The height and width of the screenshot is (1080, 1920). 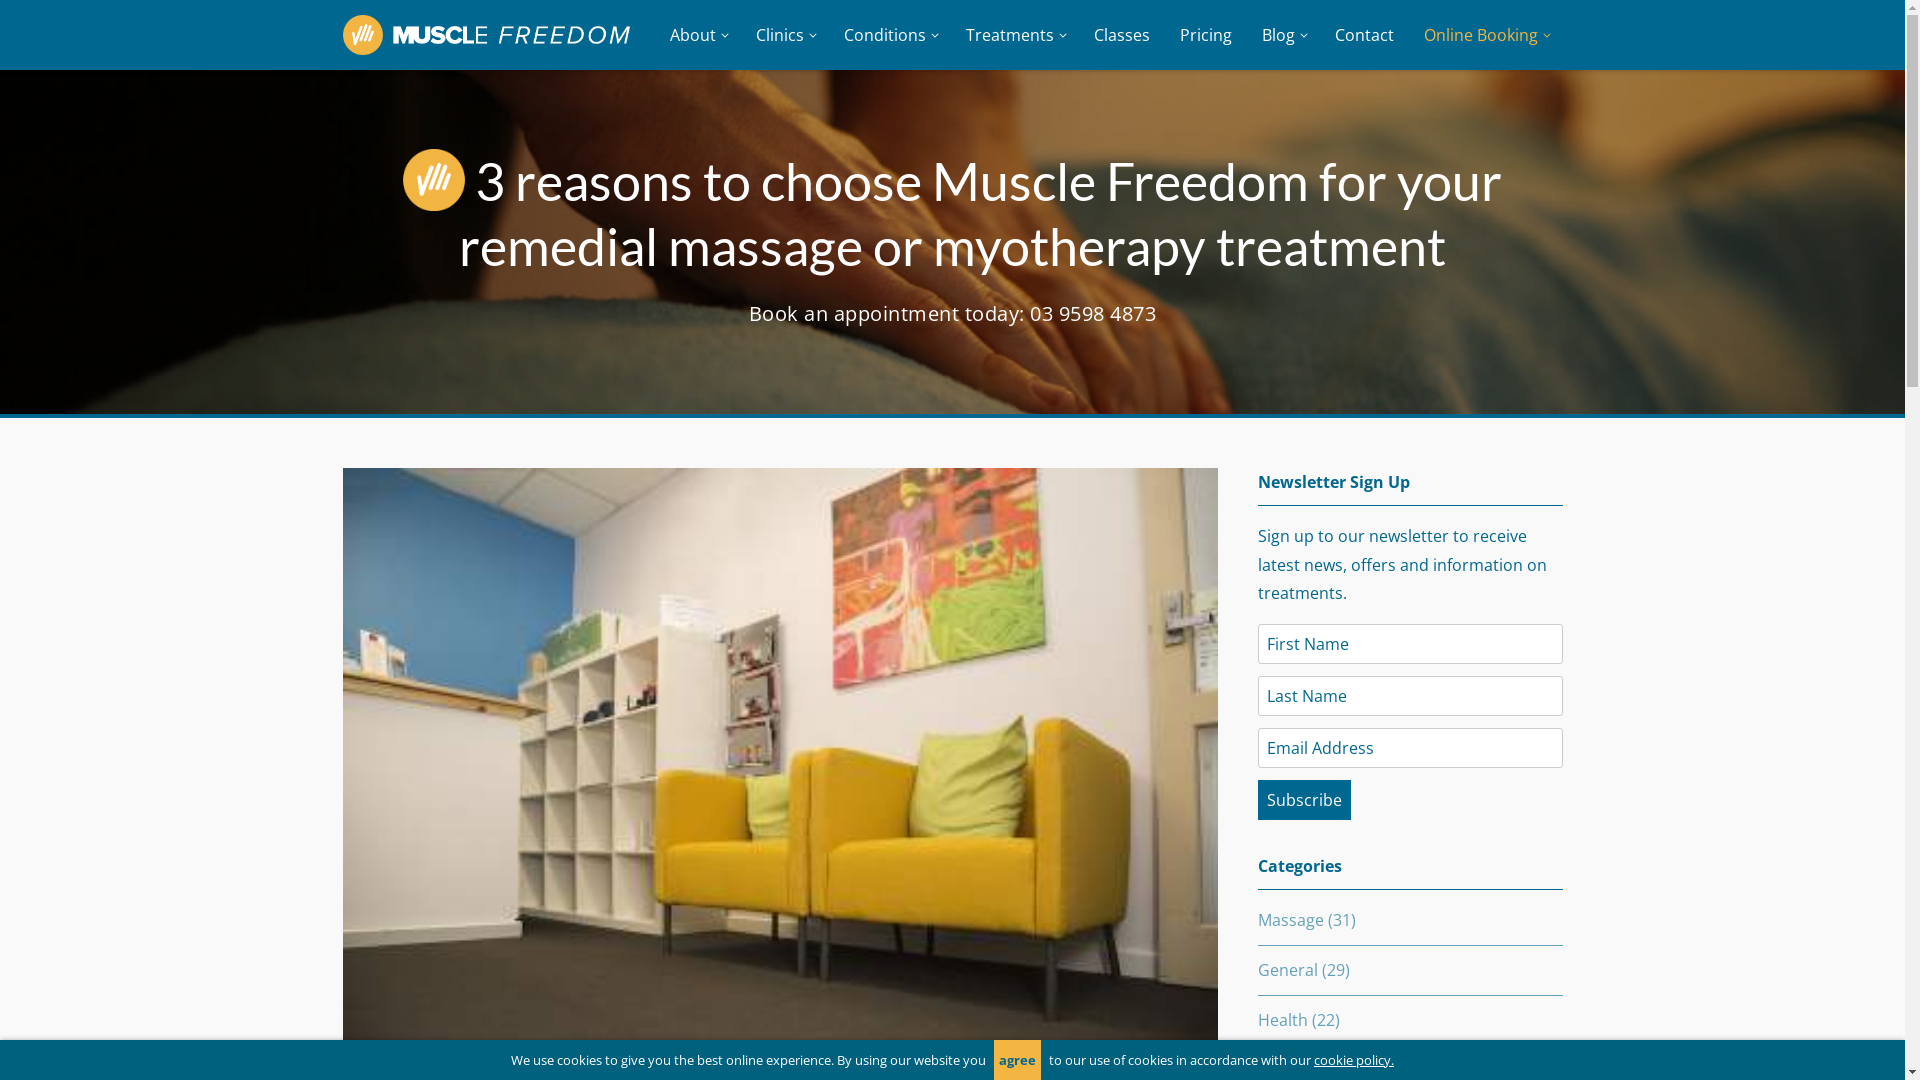 I want to click on '03 9598 4873', so click(x=1092, y=313).